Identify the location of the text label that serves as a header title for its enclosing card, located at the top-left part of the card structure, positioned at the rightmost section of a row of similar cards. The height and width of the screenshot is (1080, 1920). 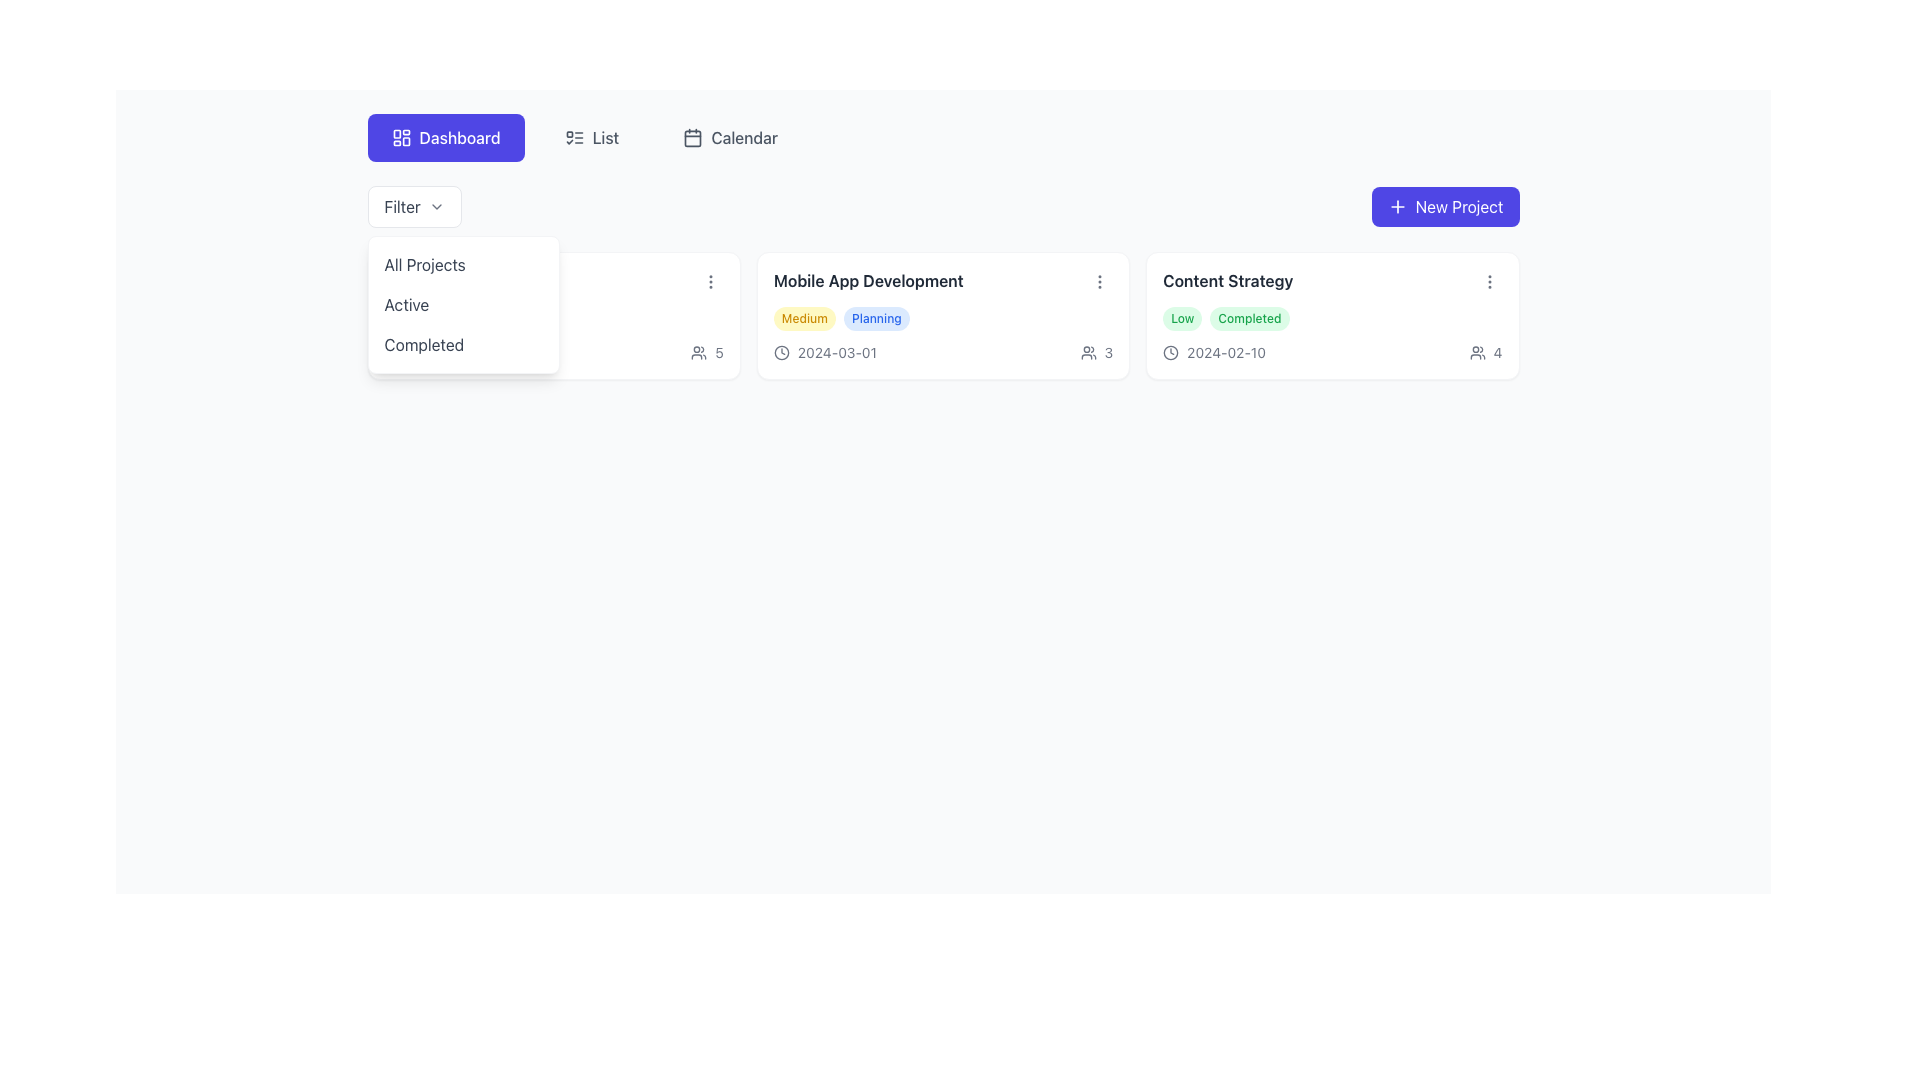
(1227, 281).